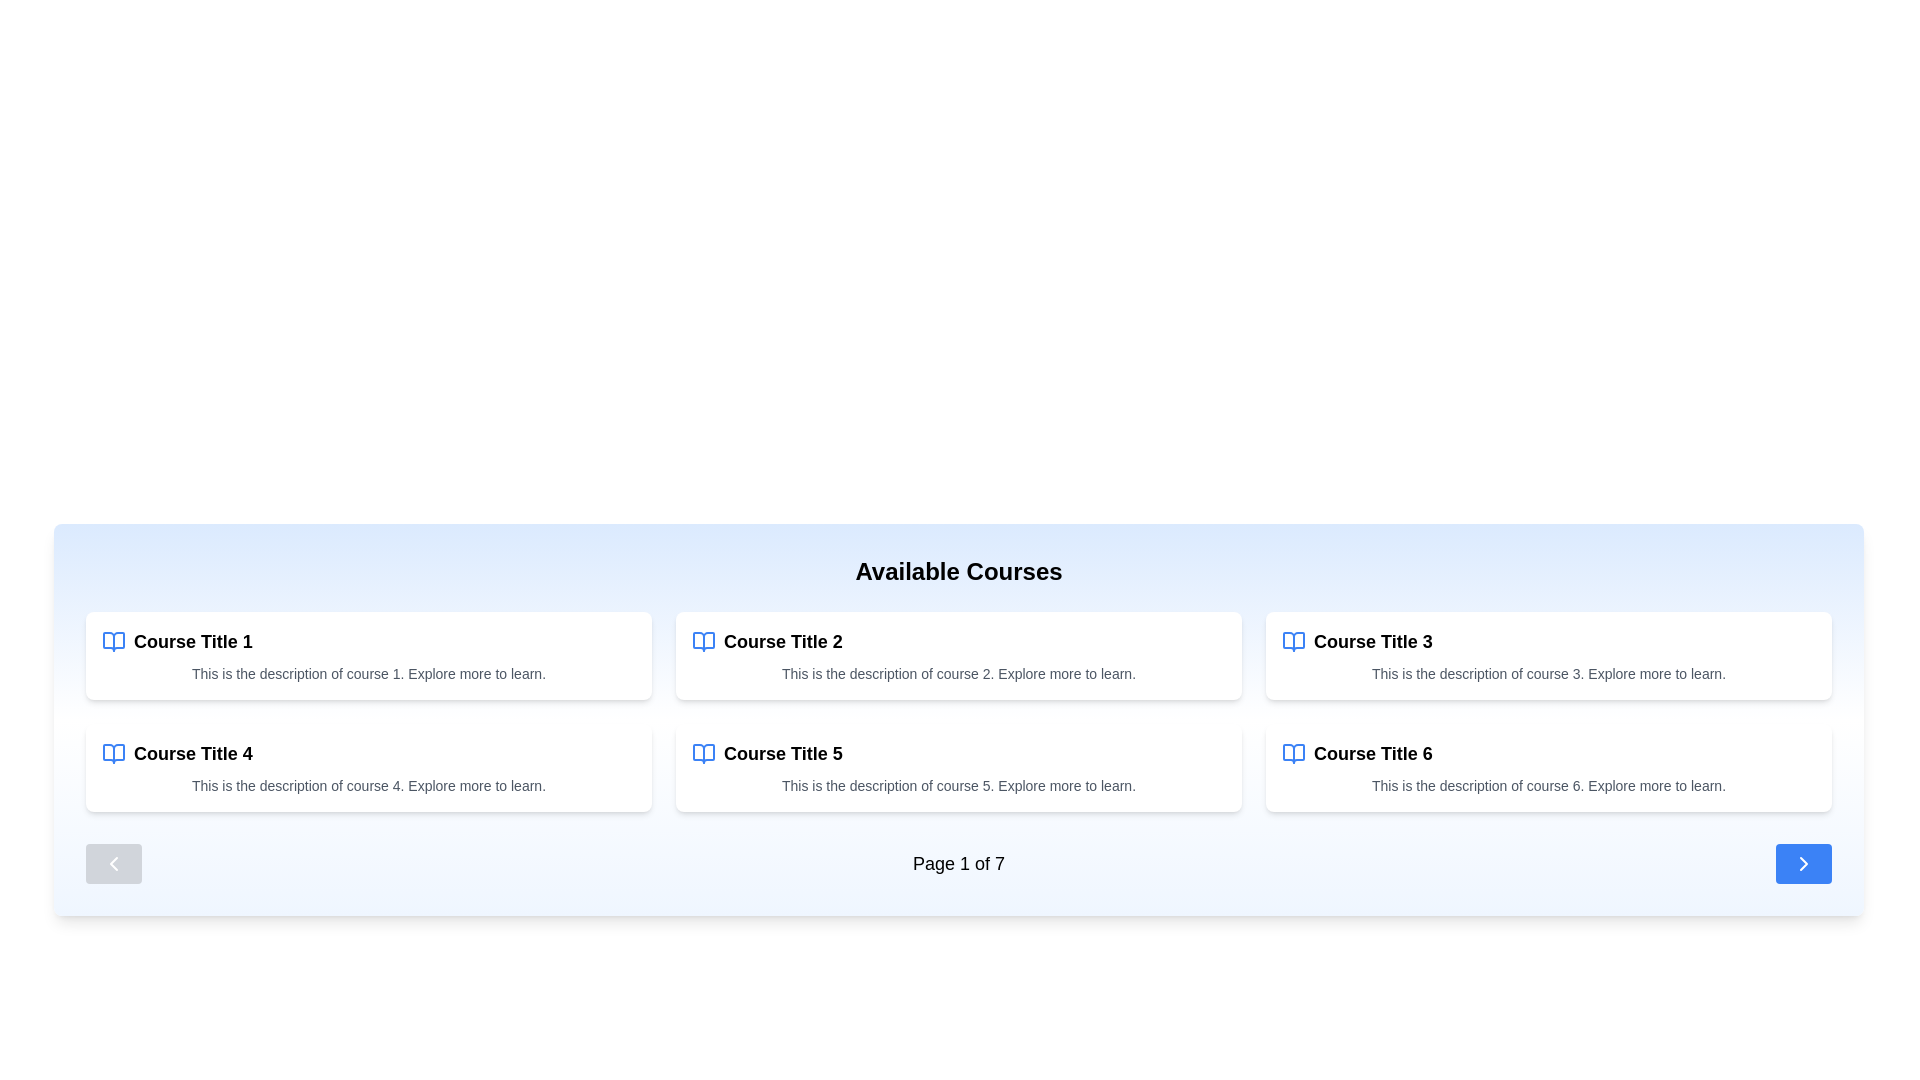 The height and width of the screenshot is (1080, 1920). What do you see at coordinates (1294, 753) in the screenshot?
I see `the educational icon located at the start of the course title 'Course Title 6' in the second row, third column of the course listing interface` at bounding box center [1294, 753].